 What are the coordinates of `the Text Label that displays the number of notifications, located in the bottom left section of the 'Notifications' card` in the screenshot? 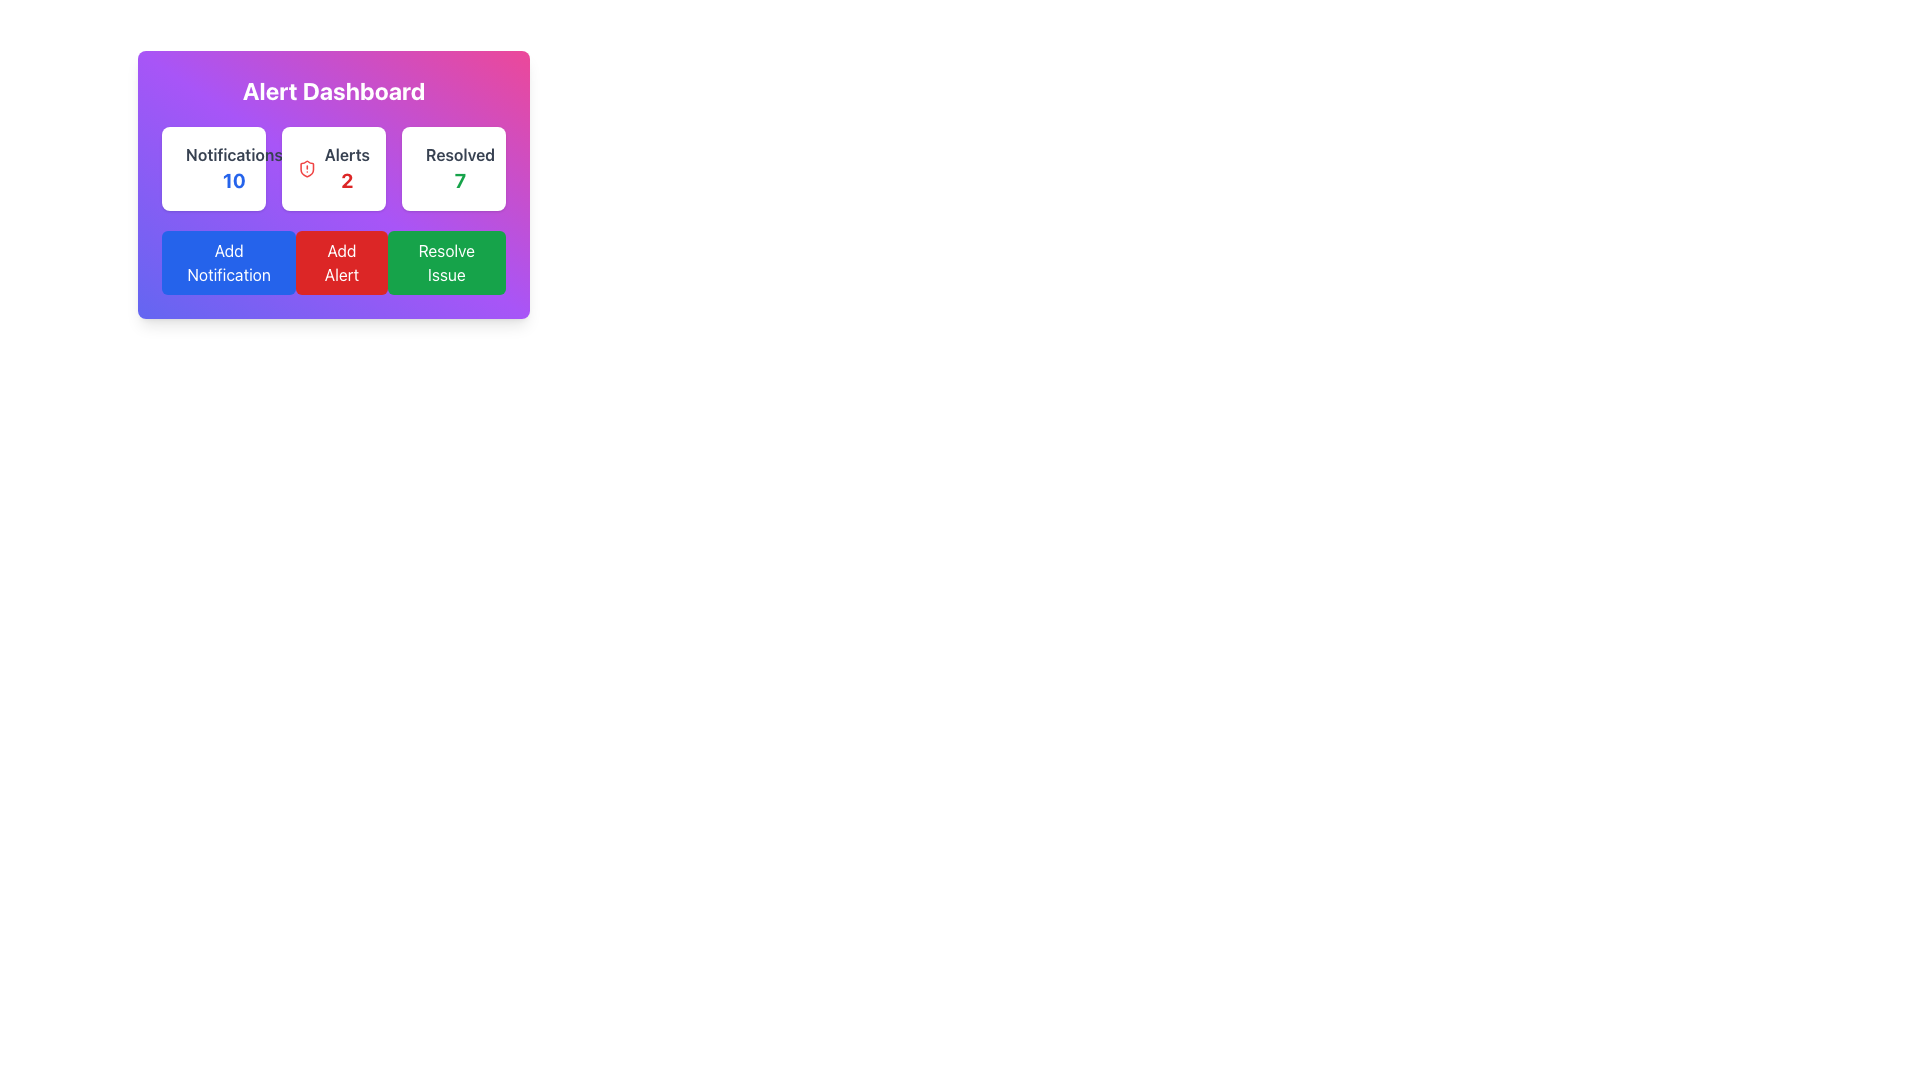 It's located at (234, 181).